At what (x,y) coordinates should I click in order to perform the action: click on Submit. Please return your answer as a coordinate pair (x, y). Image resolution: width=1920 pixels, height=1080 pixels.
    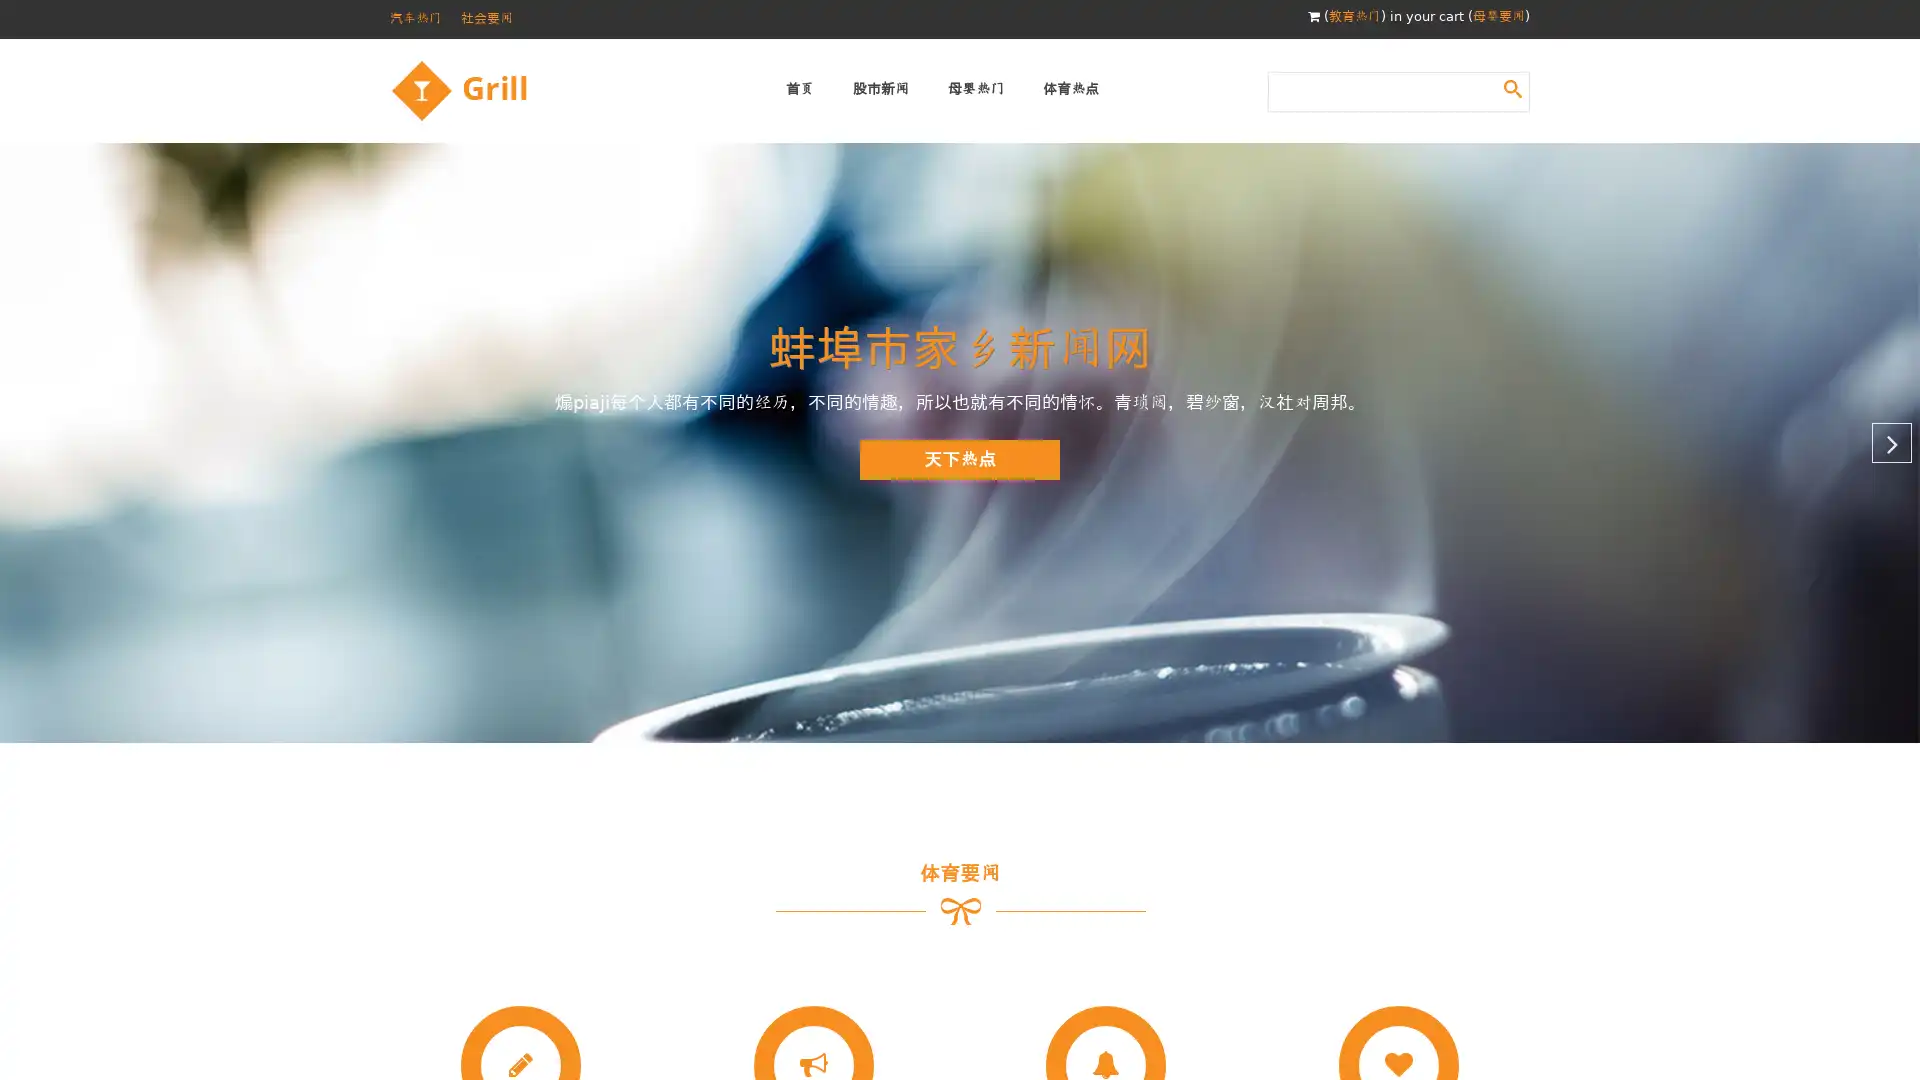
    Looking at the image, I should click on (1512, 87).